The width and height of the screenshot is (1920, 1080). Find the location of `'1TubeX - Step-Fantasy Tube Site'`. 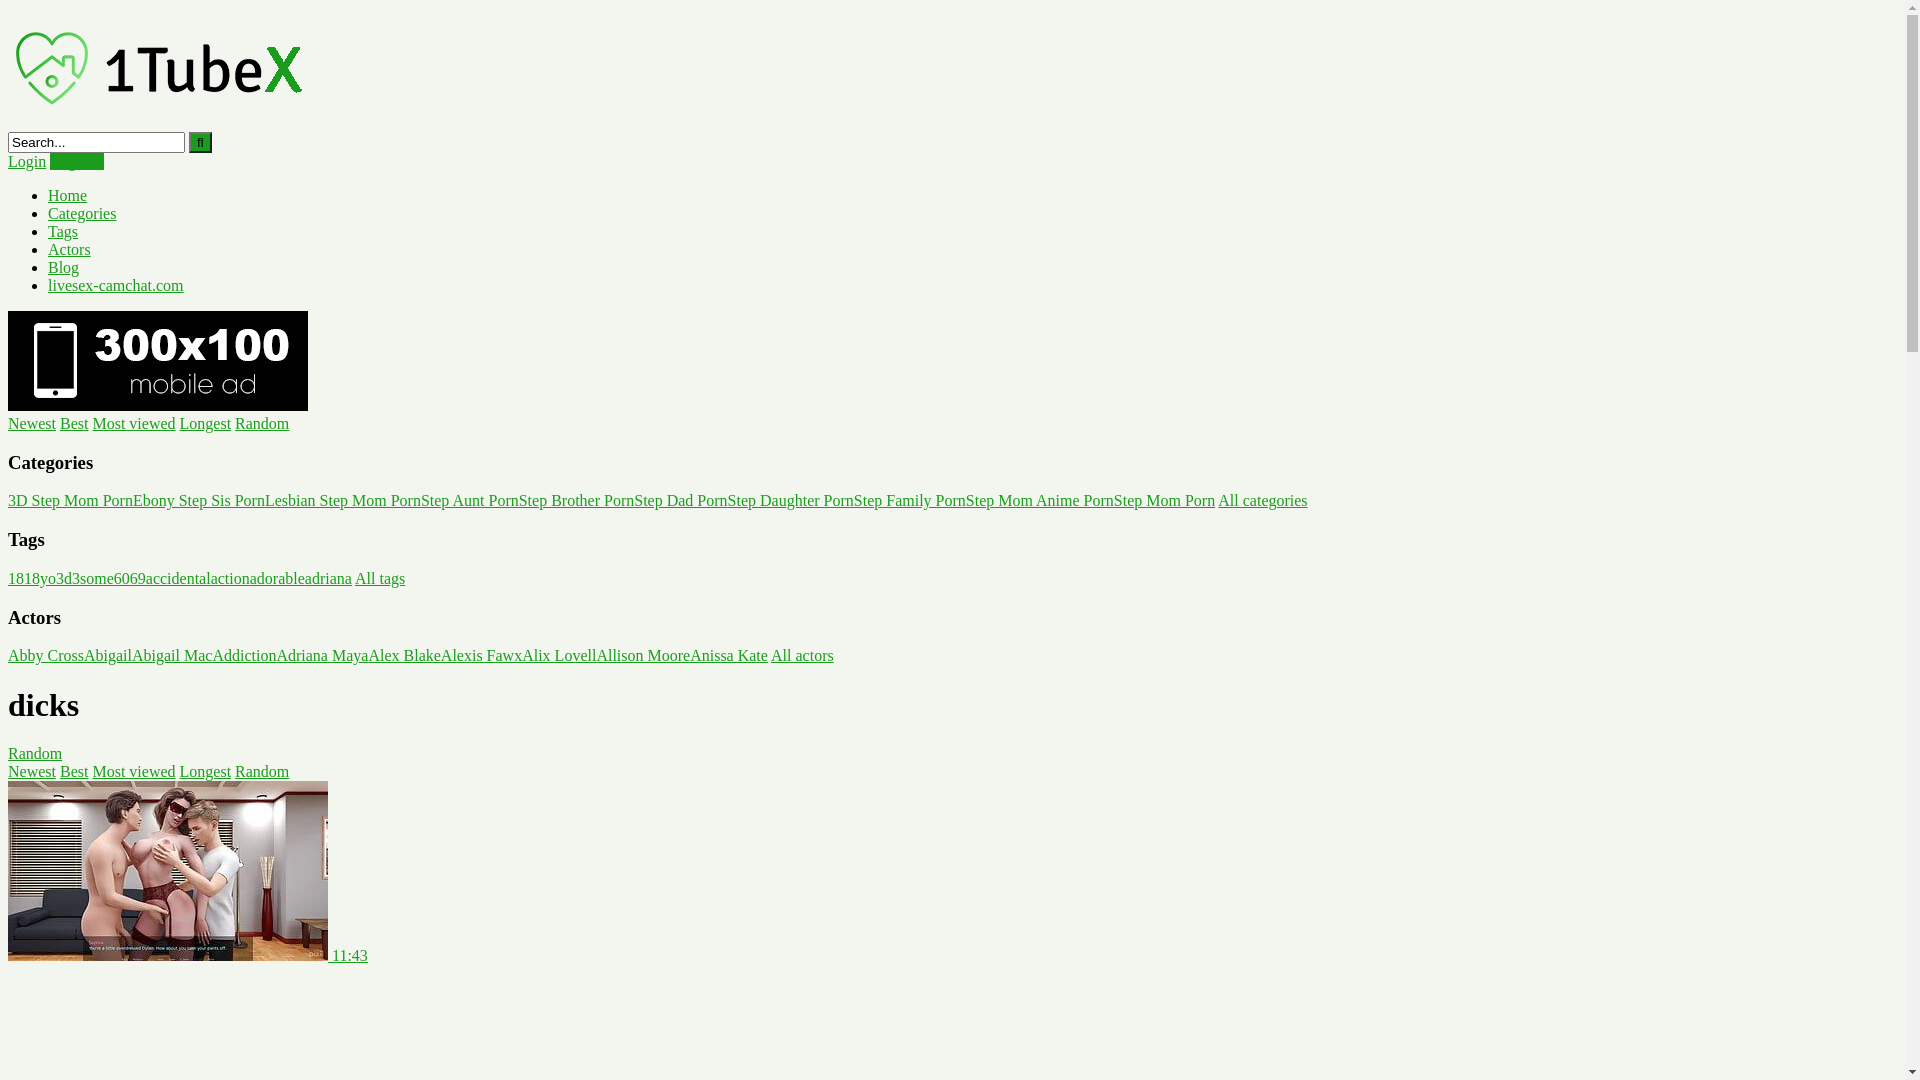

'1TubeX - Step-Fantasy Tube Site' is located at coordinates (157, 122).